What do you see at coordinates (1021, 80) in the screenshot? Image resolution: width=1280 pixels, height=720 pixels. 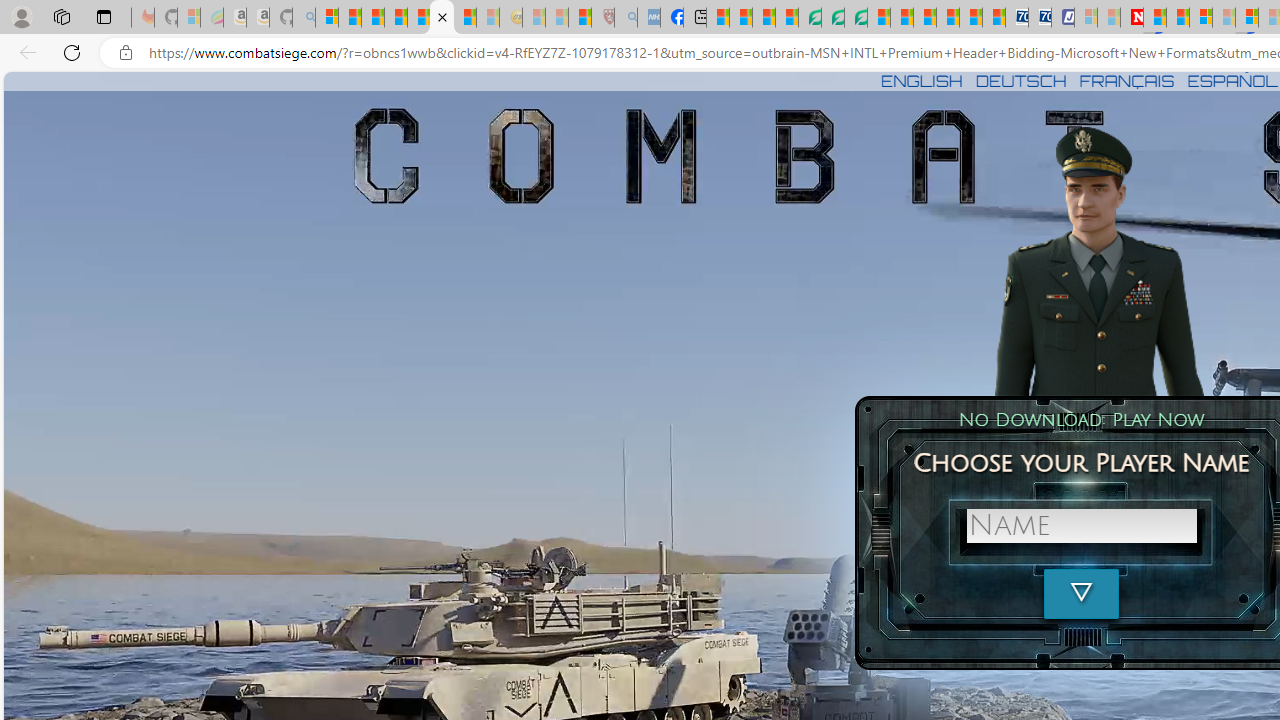 I see `'DEUTSCH'` at bounding box center [1021, 80].